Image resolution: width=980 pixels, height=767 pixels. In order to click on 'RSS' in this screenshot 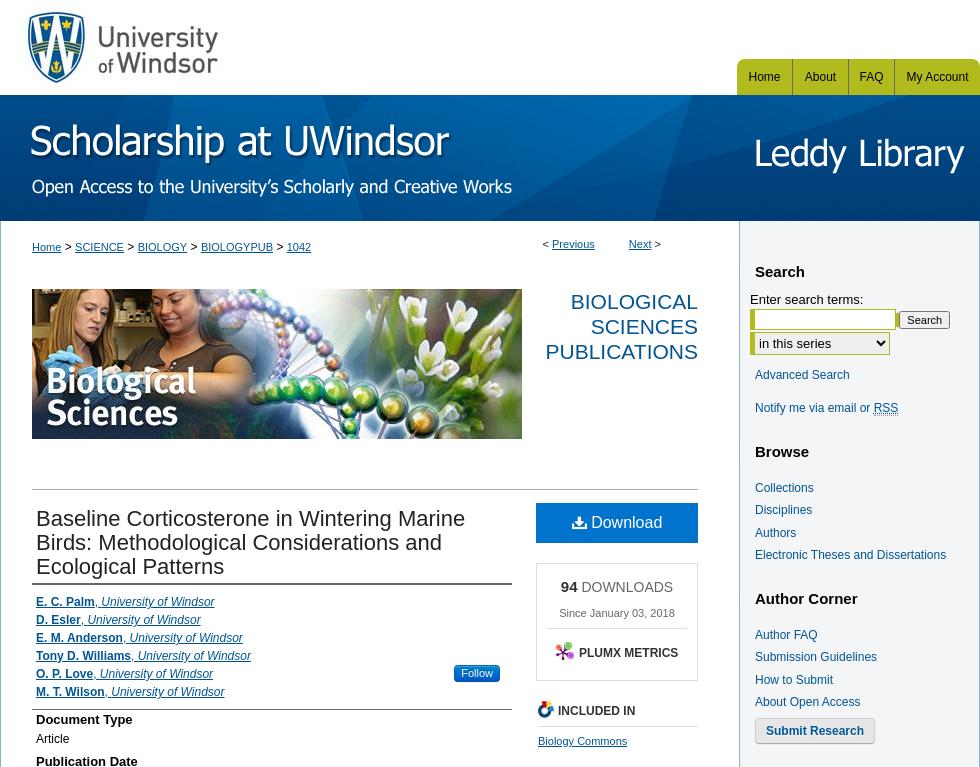, I will do `click(885, 407)`.